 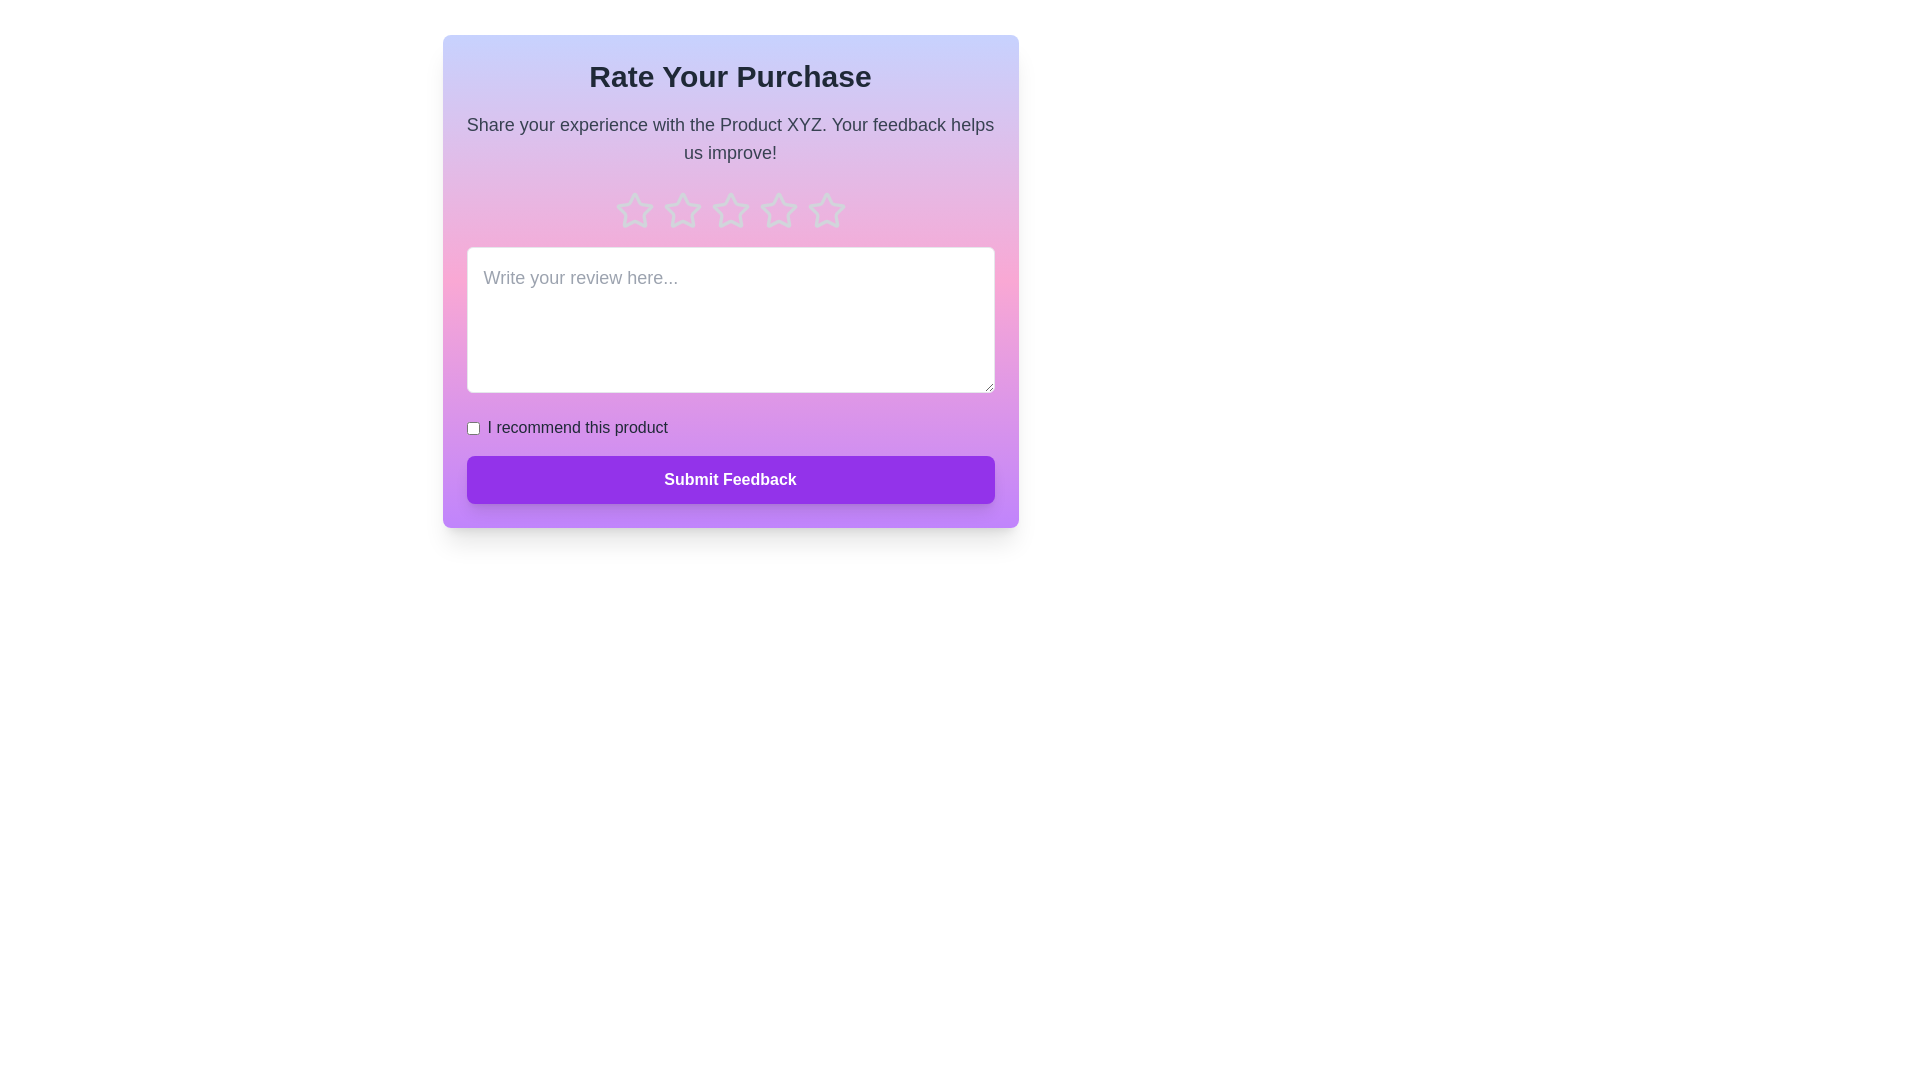 I want to click on the star corresponding to the rating 5, so click(x=826, y=211).